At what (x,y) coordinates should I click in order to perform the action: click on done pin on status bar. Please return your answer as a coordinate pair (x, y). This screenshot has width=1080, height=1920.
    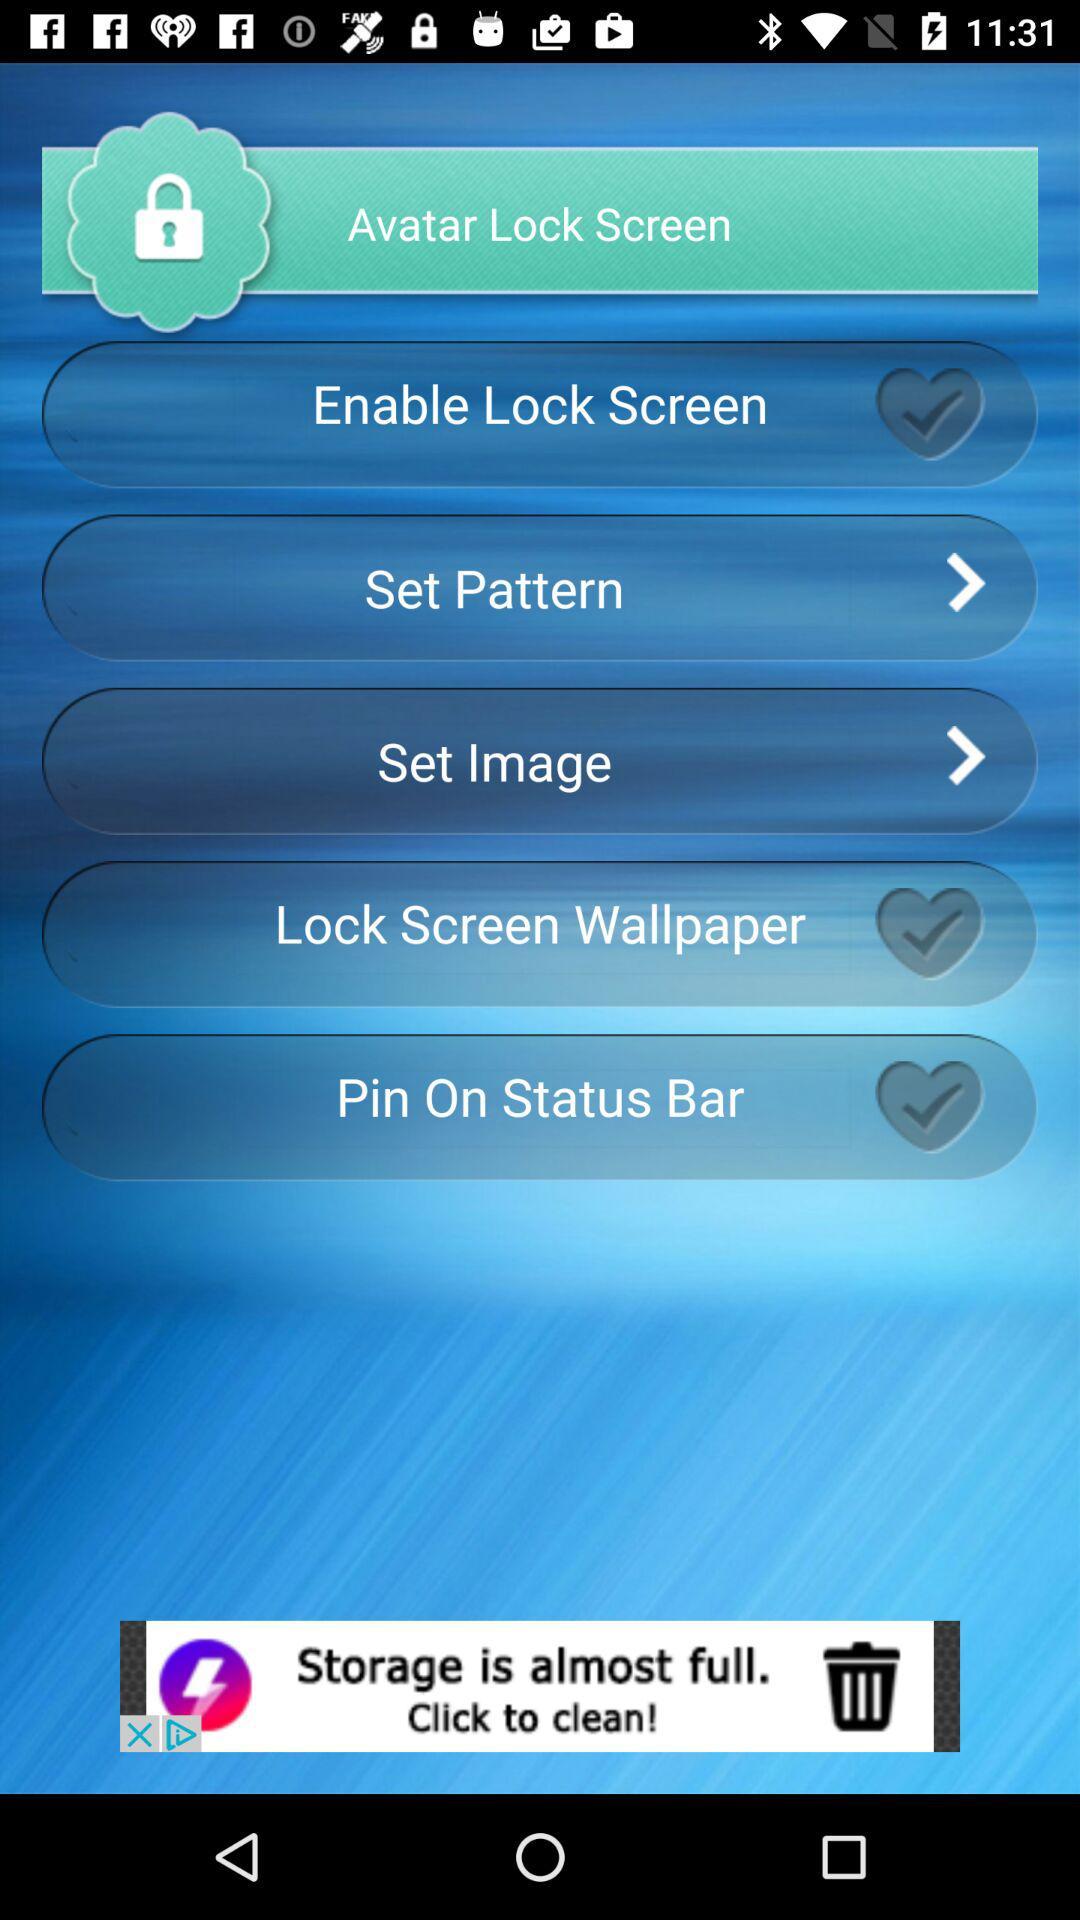
    Looking at the image, I should click on (955, 1106).